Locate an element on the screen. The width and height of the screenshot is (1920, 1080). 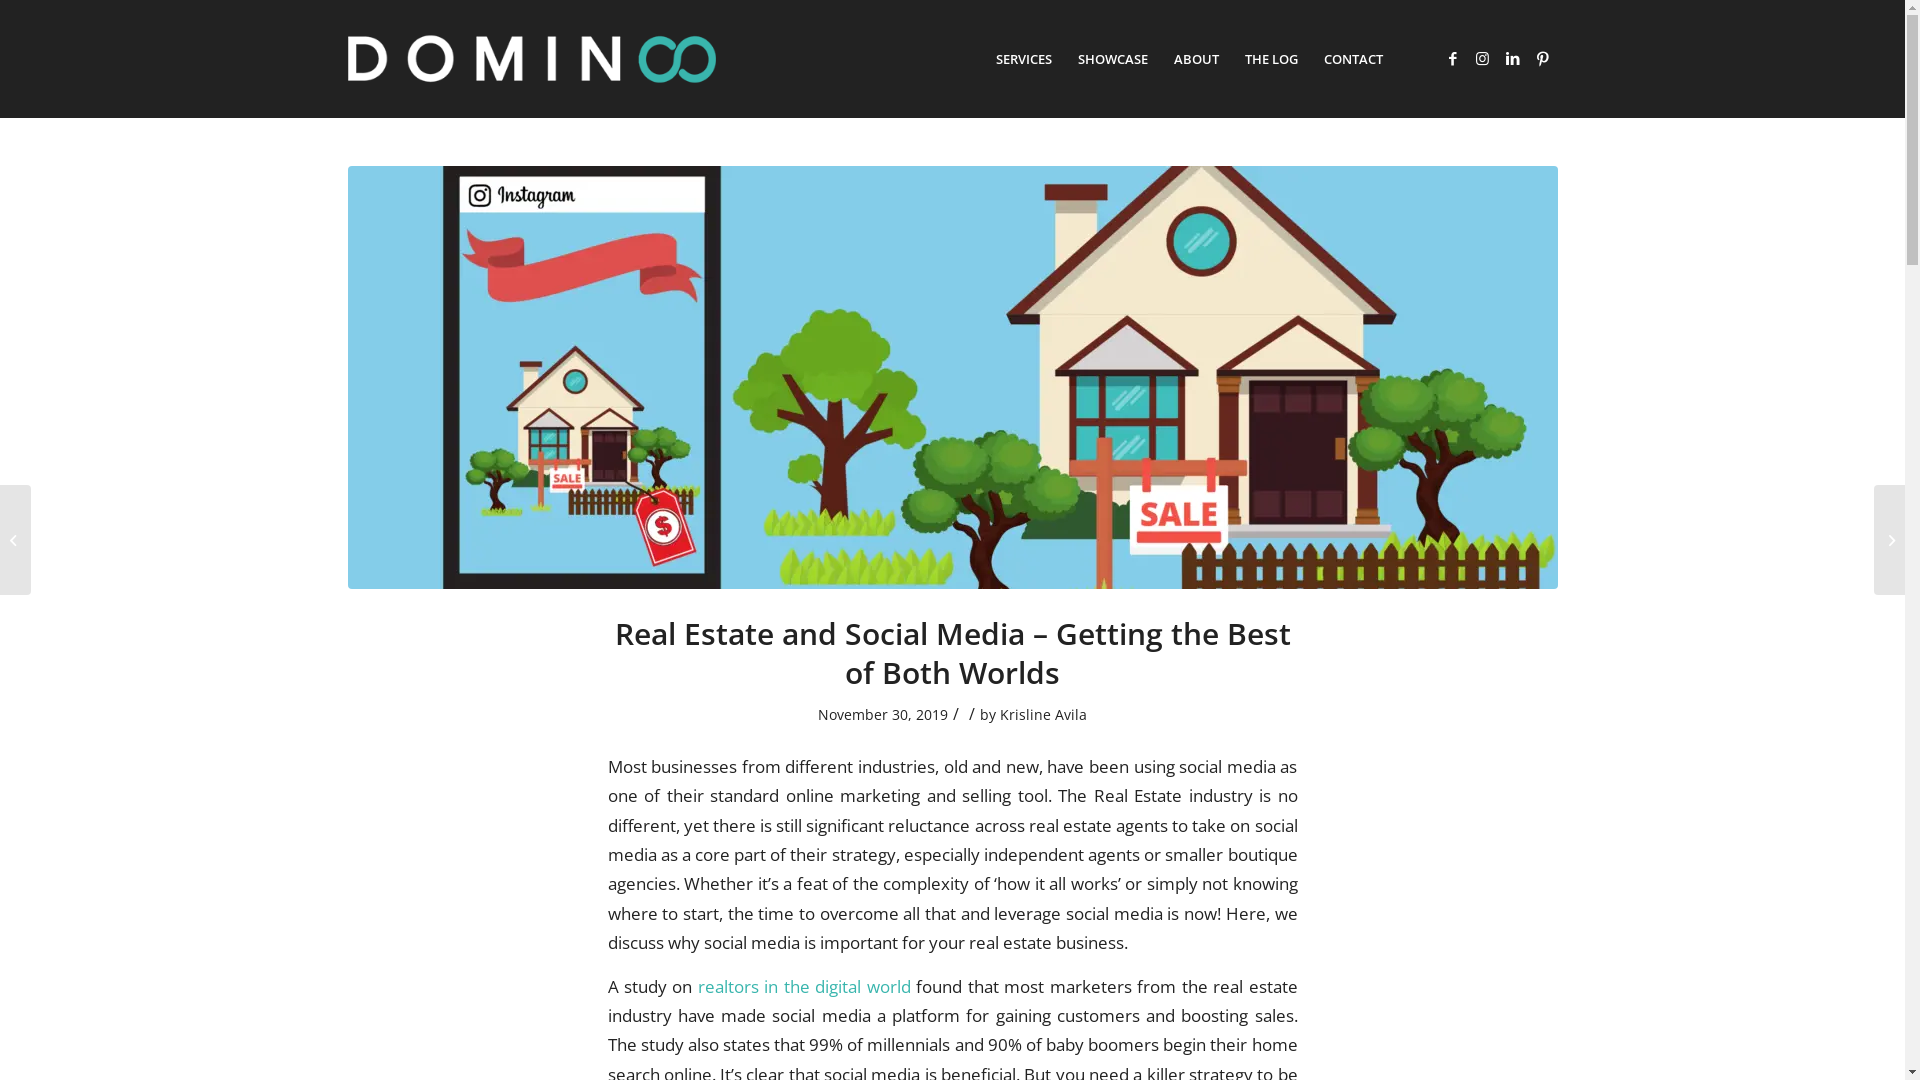
'domin8-logo-white-teal' is located at coordinates (532, 57).